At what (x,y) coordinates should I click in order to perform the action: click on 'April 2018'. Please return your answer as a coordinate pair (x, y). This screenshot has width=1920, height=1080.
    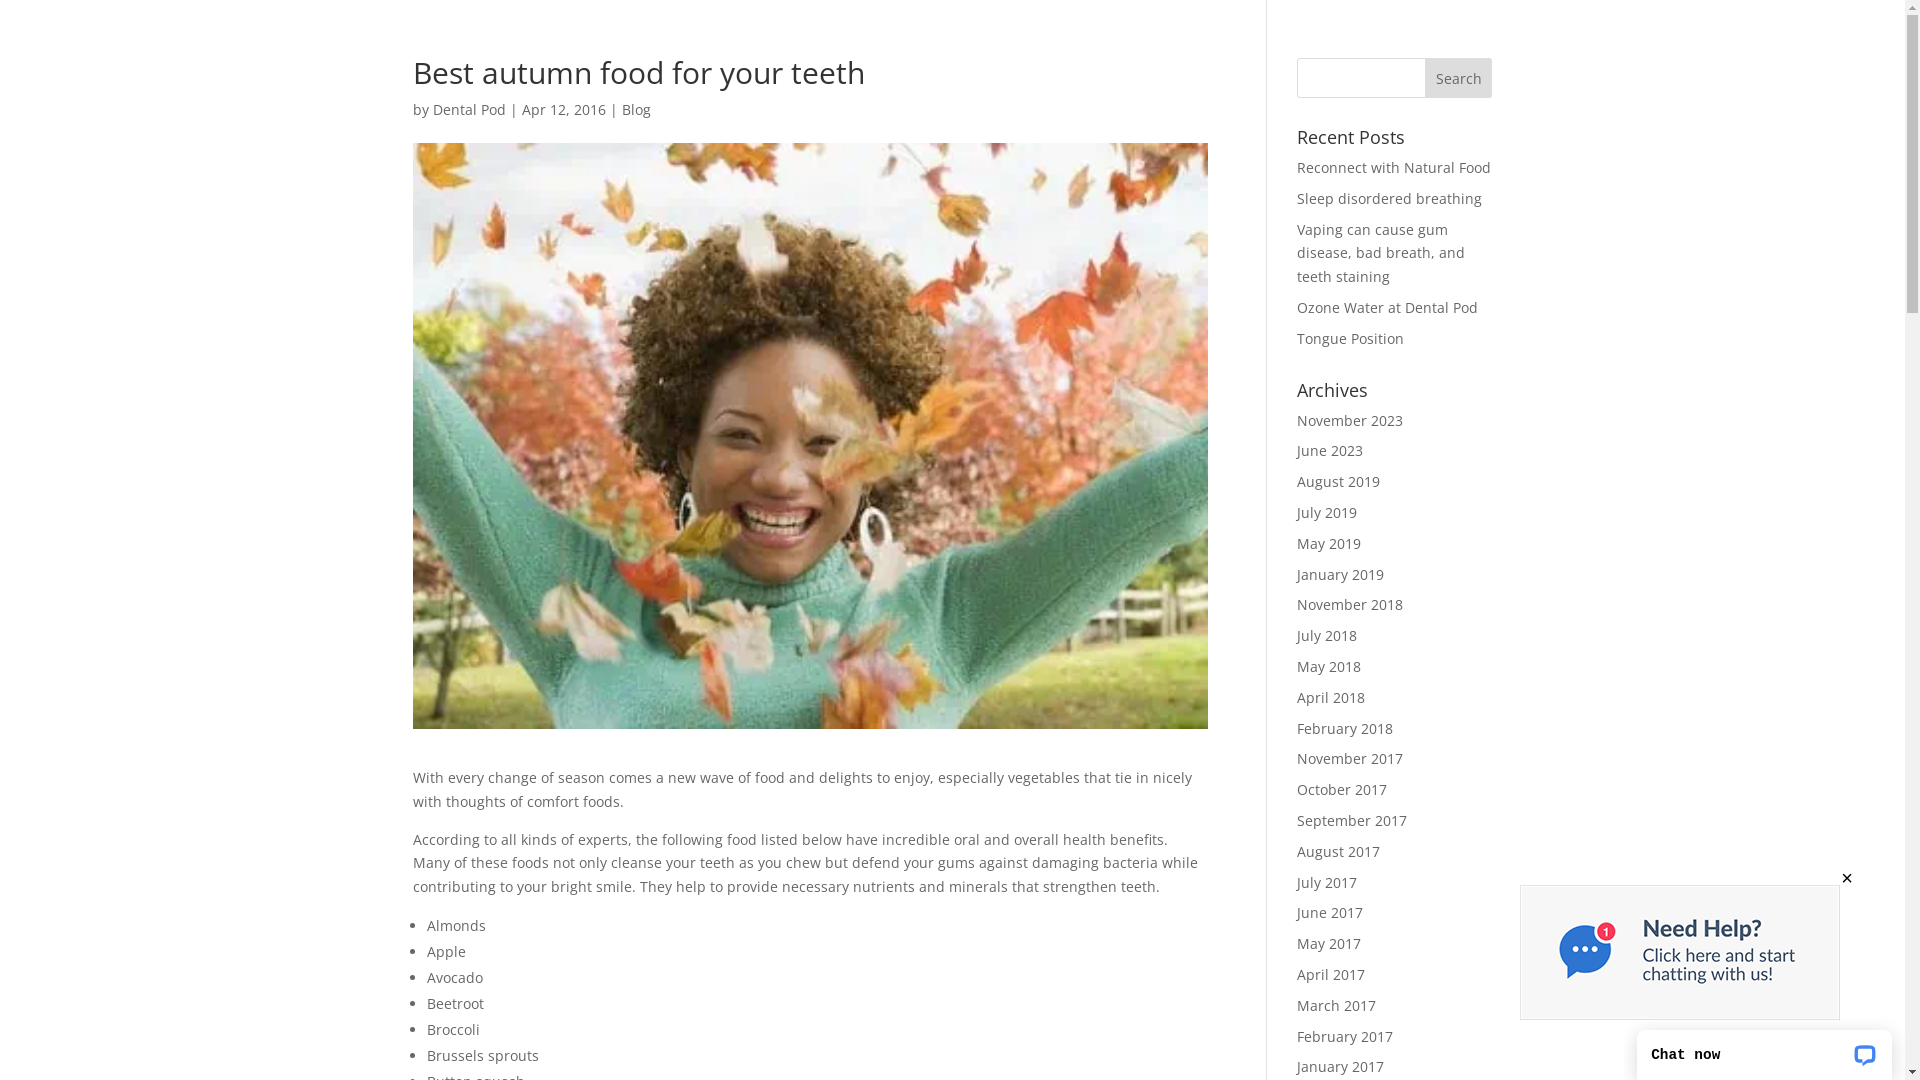
    Looking at the image, I should click on (1296, 696).